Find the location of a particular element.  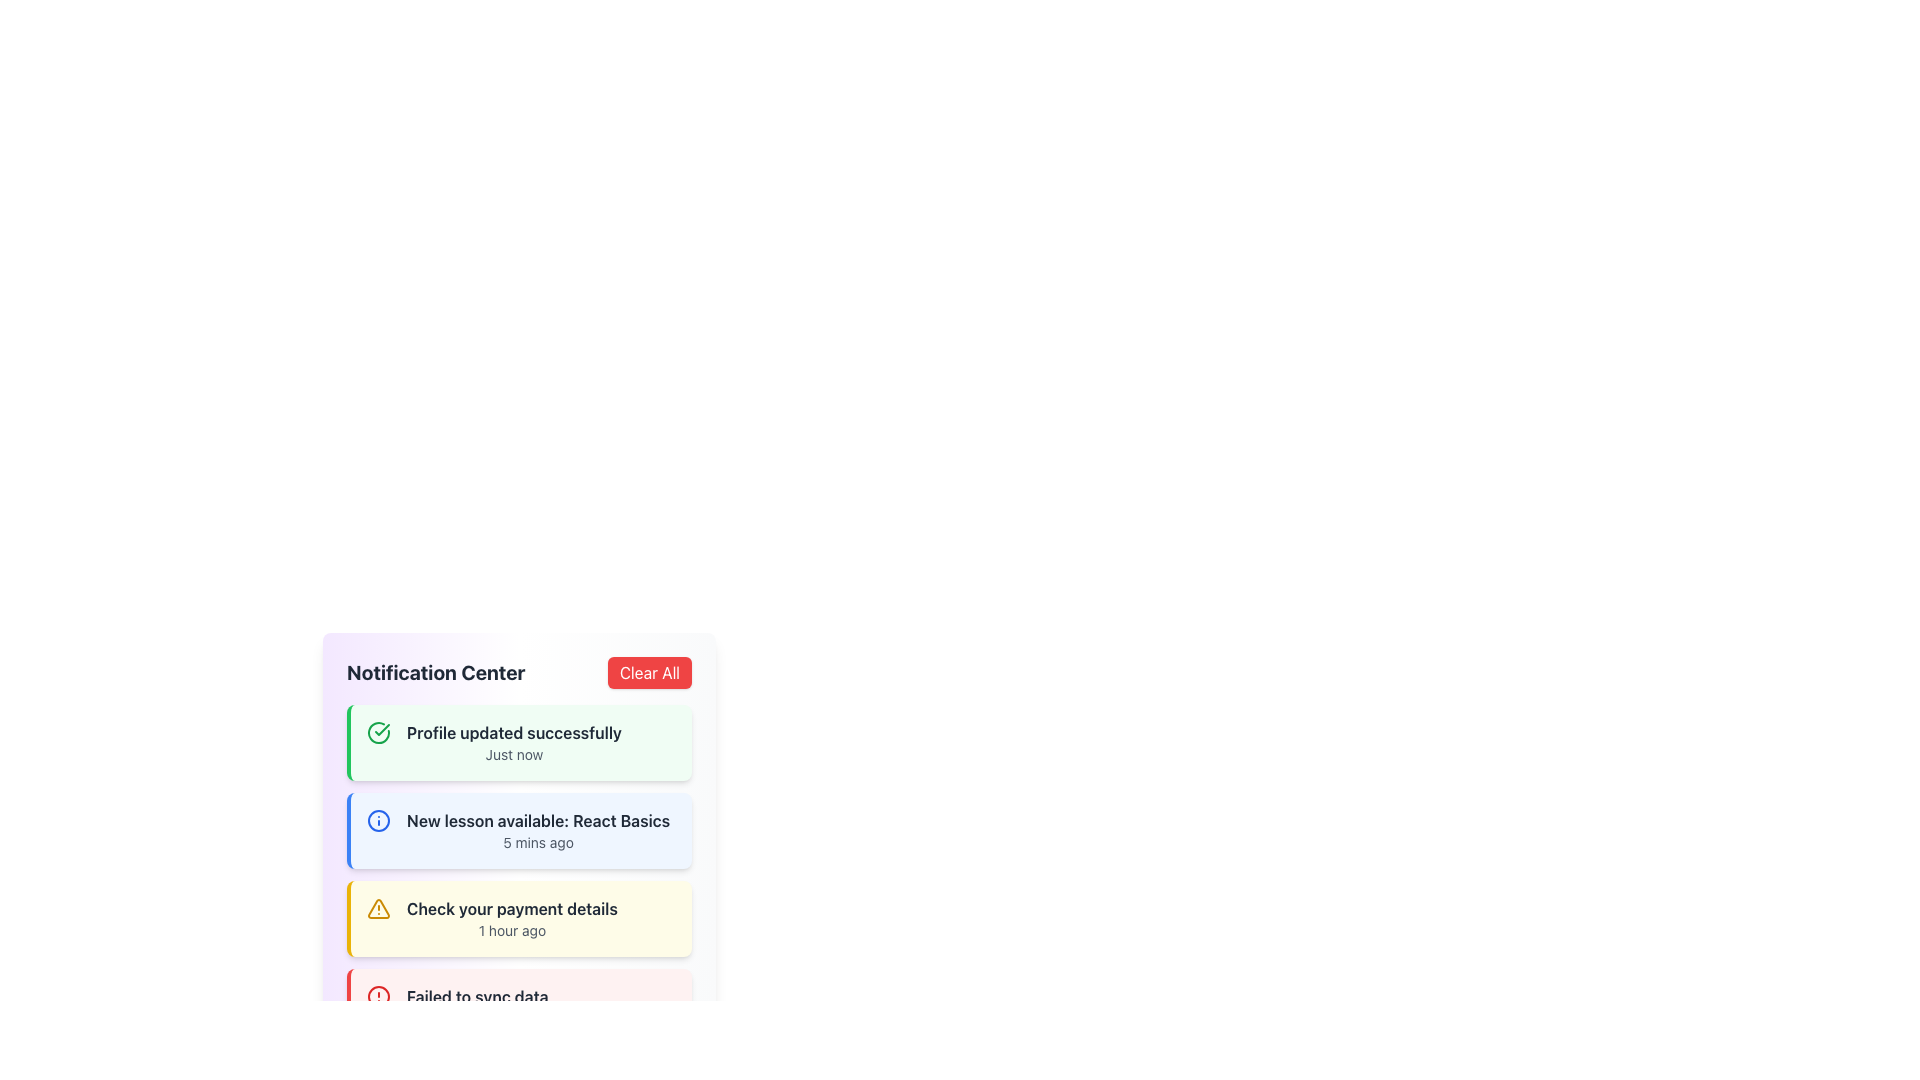

the timestamp text element located in the bottom part of the yellow-highlighted notification box, underneath the primary message 'Check your payment details', which is at the third position in the list of notifications within the 'Notification Center' panel is located at coordinates (512, 930).